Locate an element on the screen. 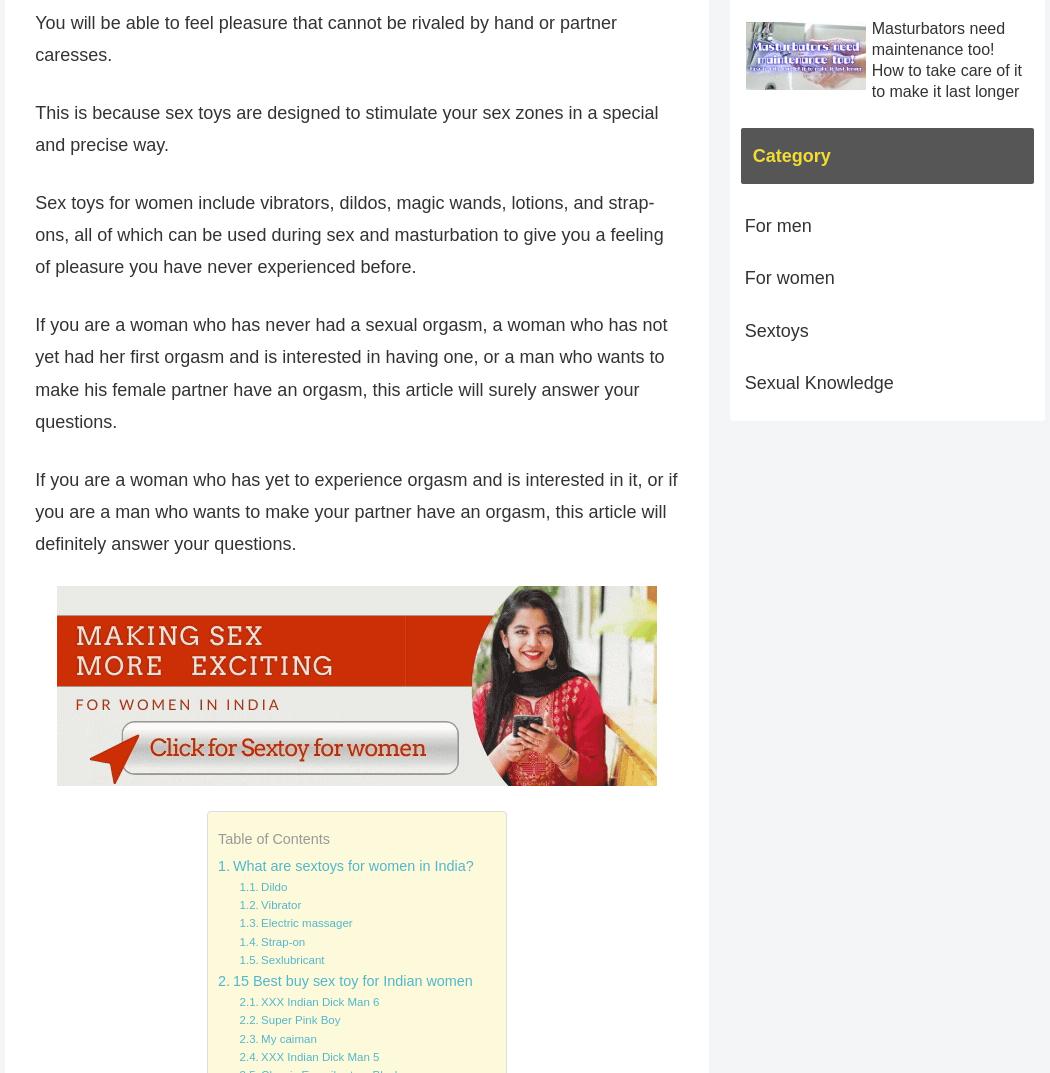 The height and width of the screenshot is (1073, 1050). 'Vibrator' is located at coordinates (279, 904).